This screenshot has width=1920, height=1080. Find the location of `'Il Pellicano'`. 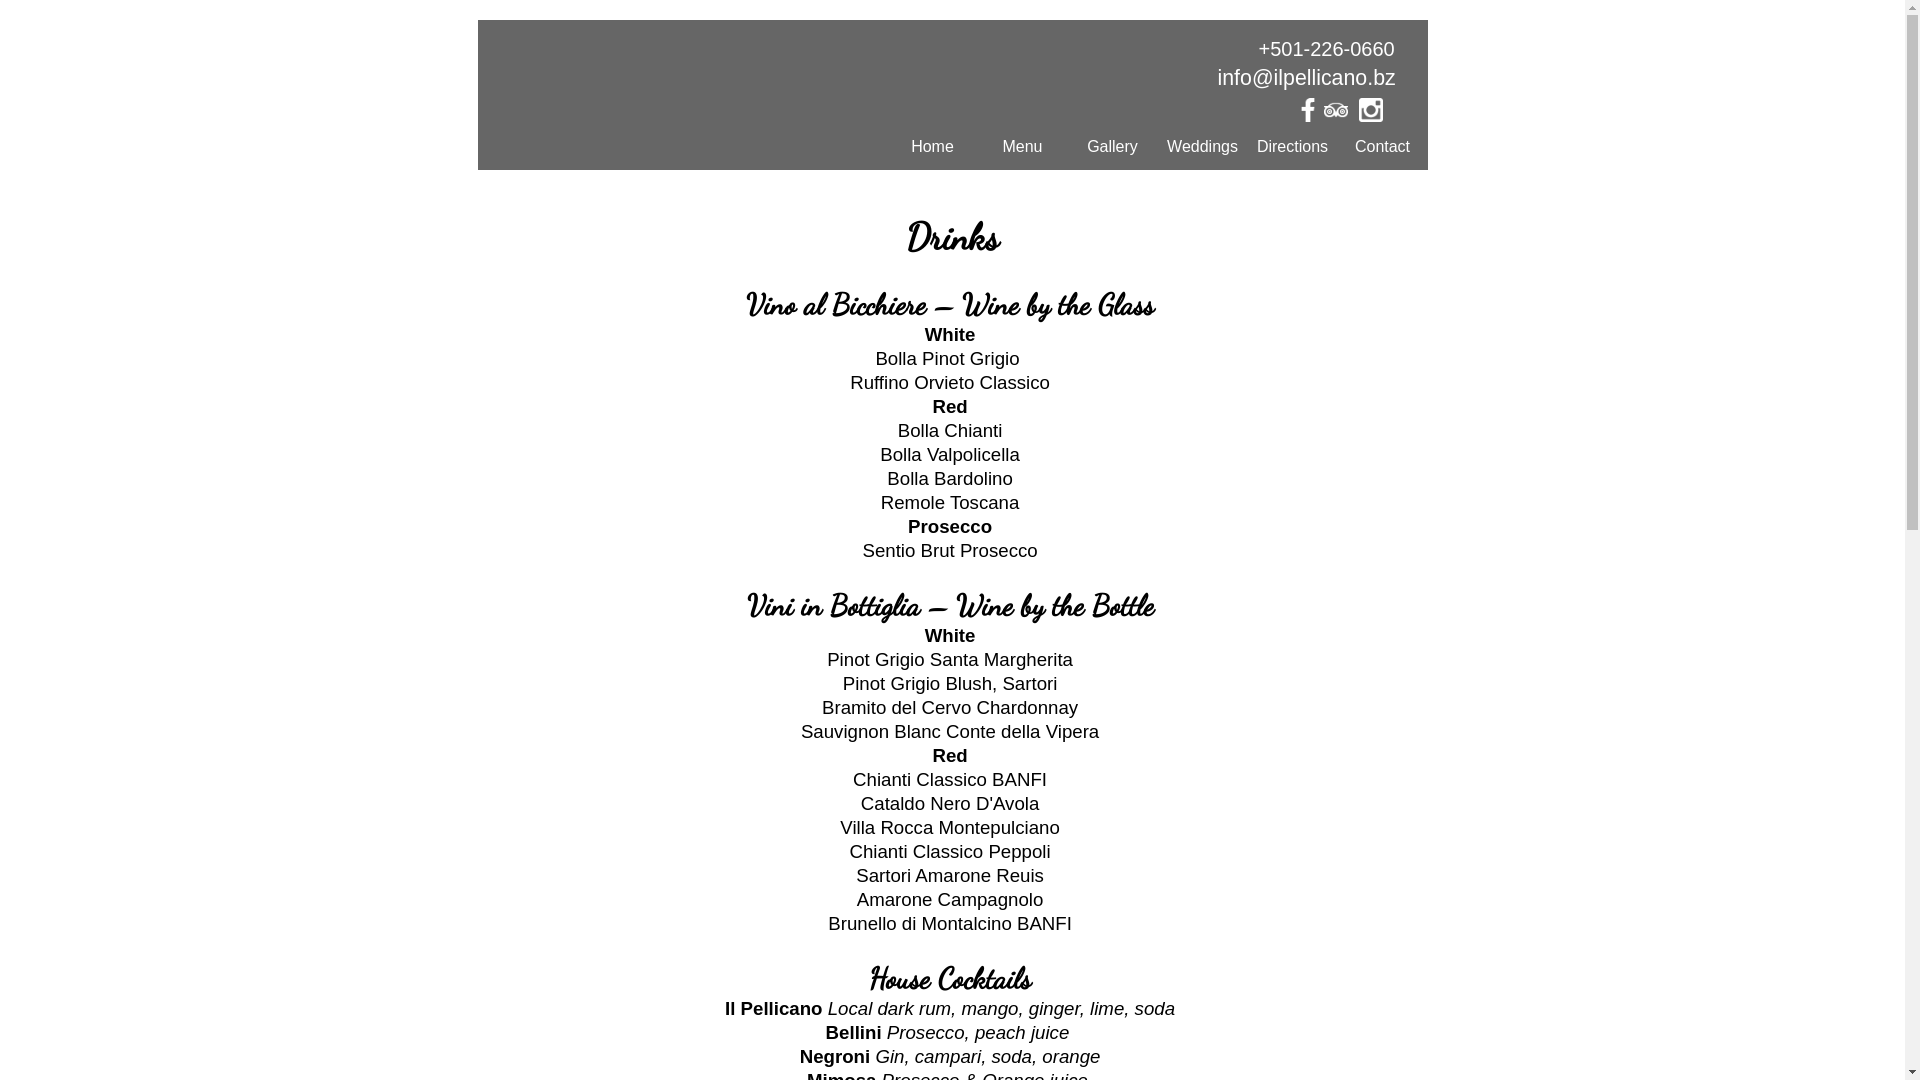

'Il Pellicano' is located at coordinates (727, 104).